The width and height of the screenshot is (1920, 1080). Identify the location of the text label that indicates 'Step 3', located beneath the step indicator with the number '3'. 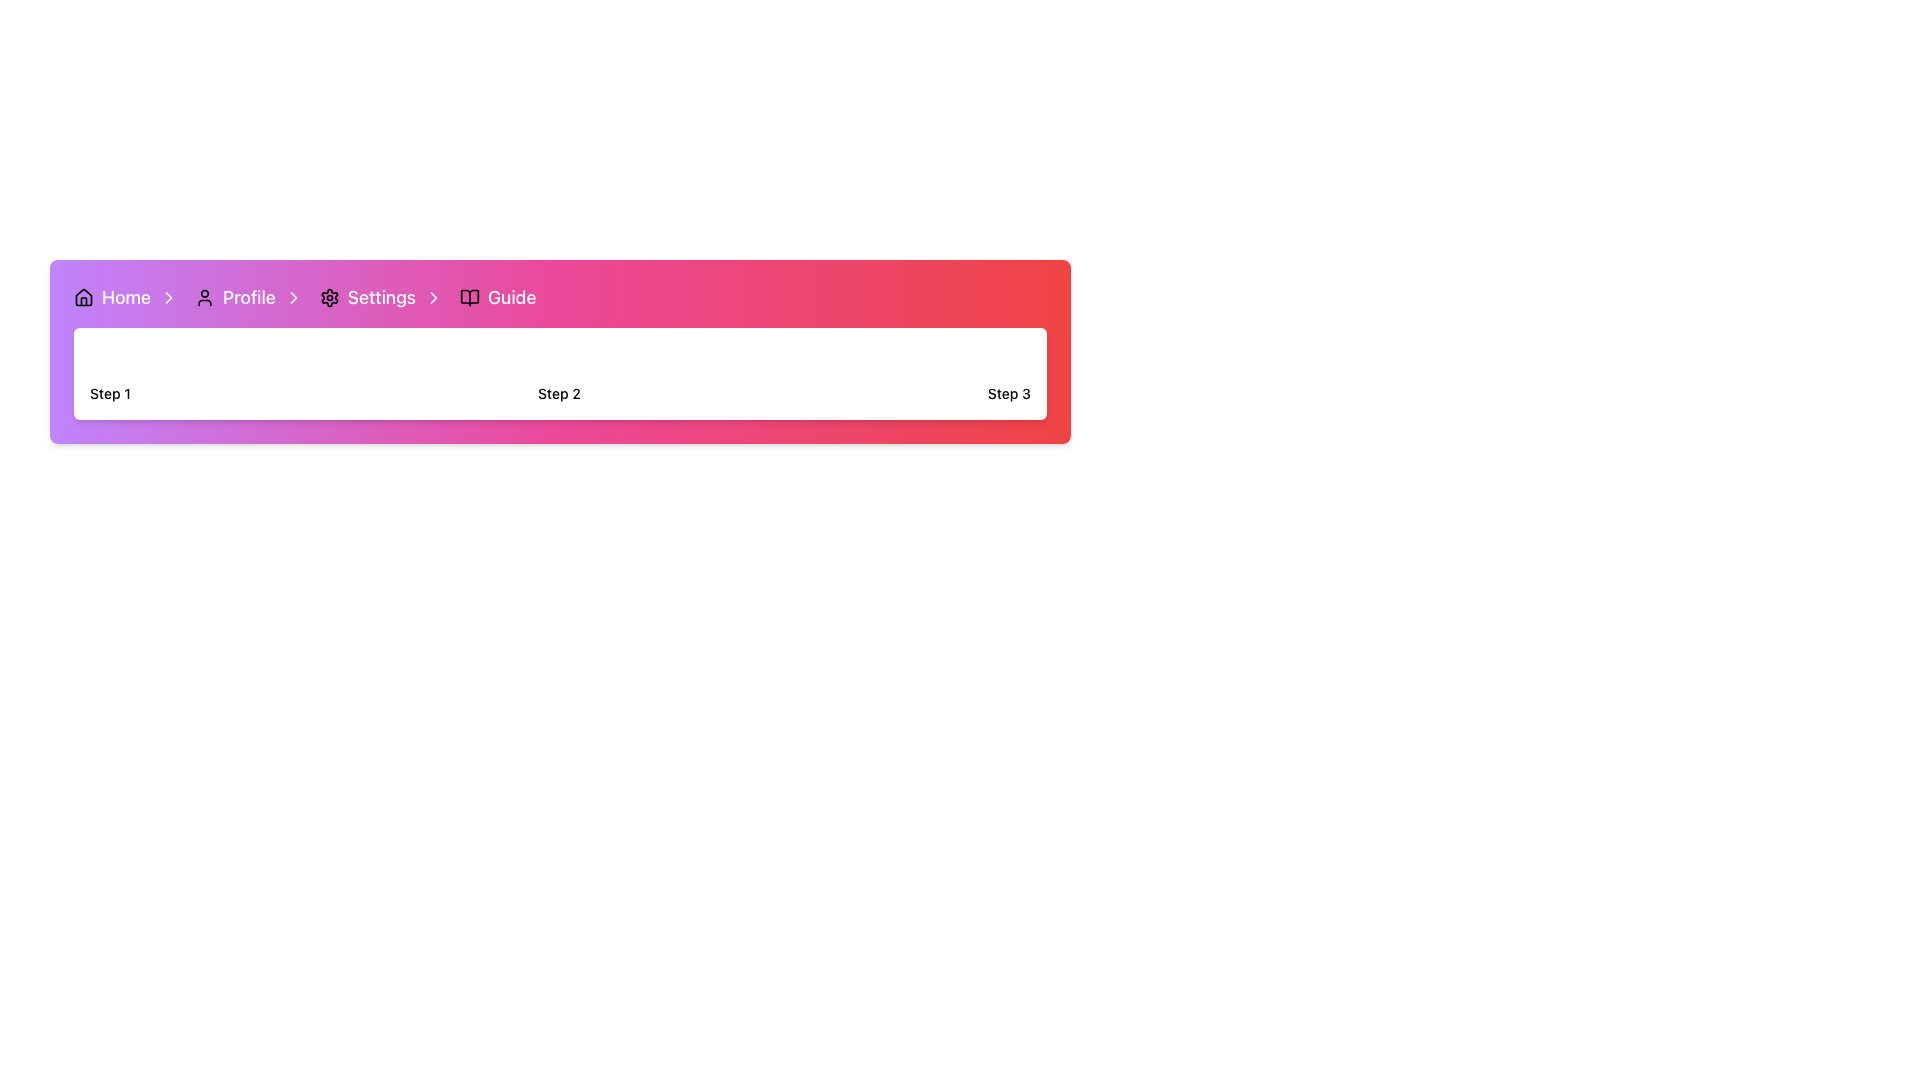
(1009, 393).